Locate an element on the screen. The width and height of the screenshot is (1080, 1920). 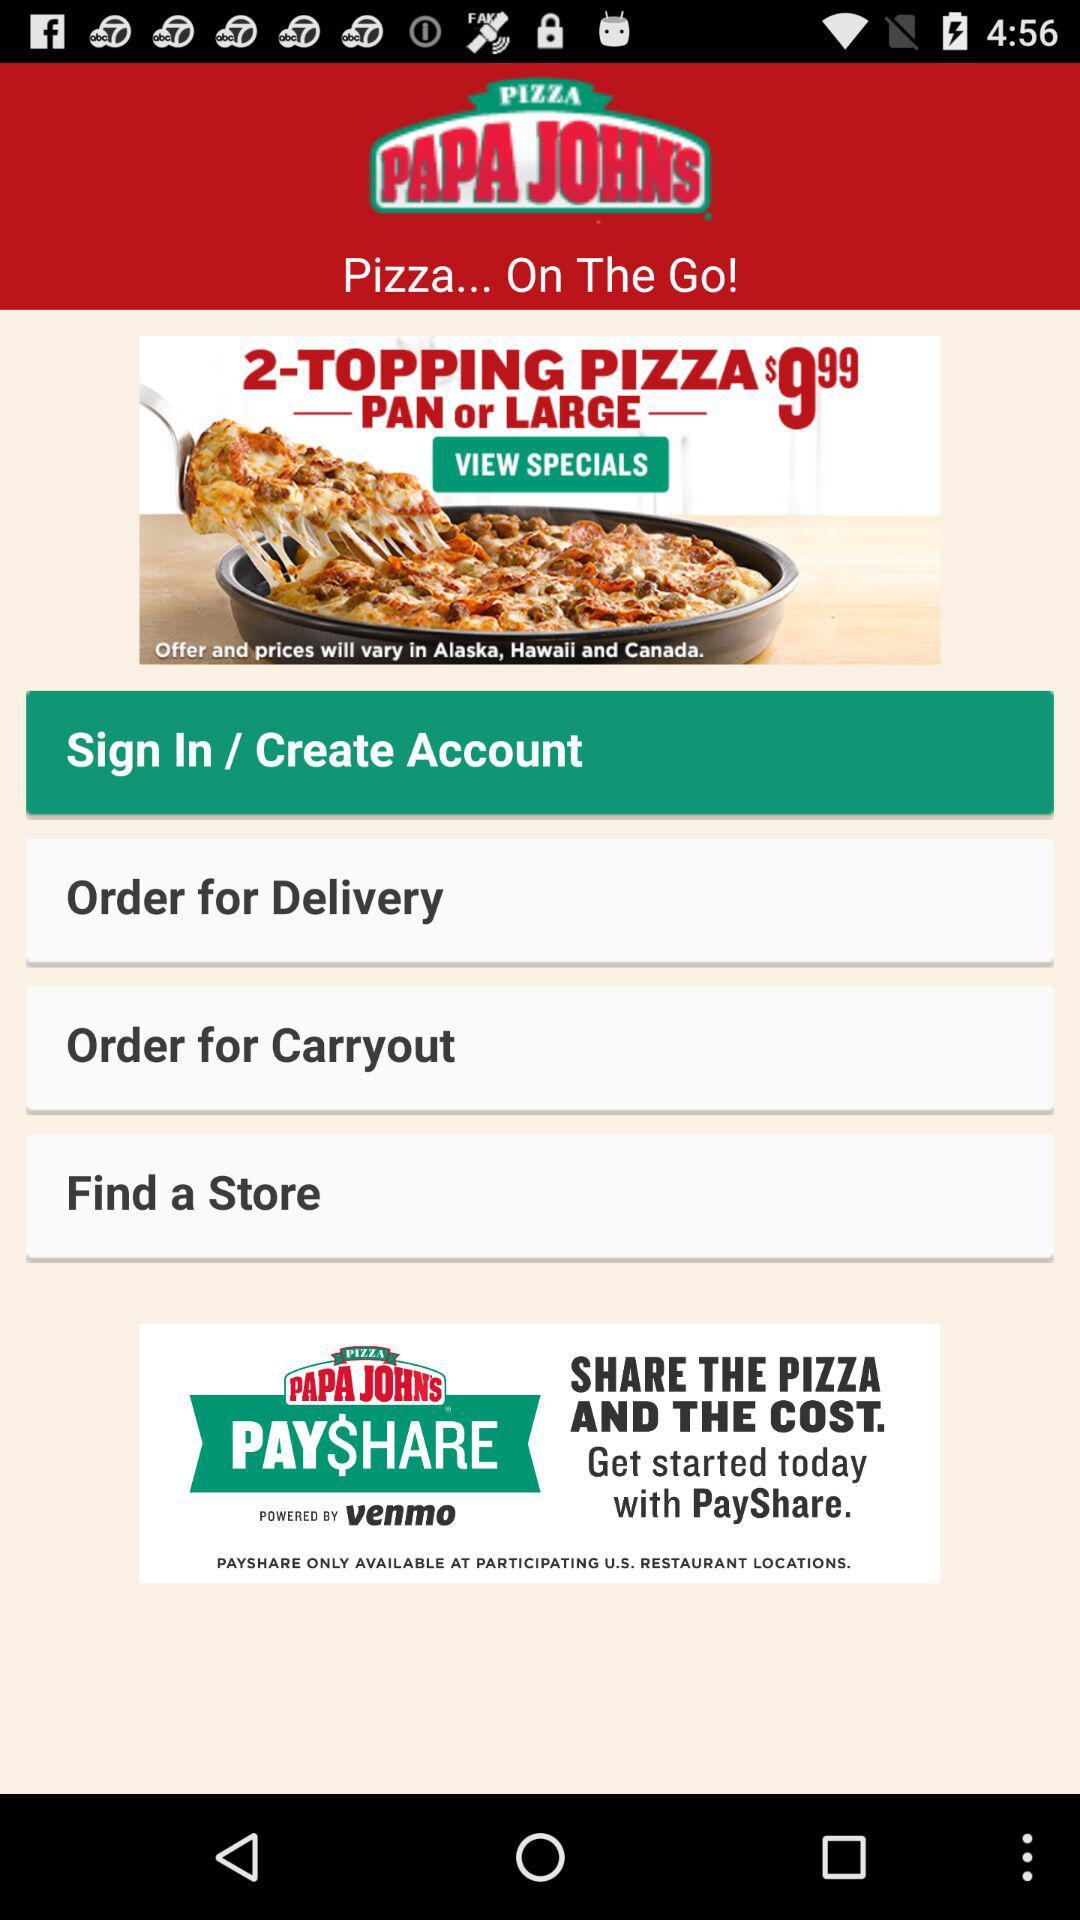
icon above the order for delivery item is located at coordinates (540, 754).